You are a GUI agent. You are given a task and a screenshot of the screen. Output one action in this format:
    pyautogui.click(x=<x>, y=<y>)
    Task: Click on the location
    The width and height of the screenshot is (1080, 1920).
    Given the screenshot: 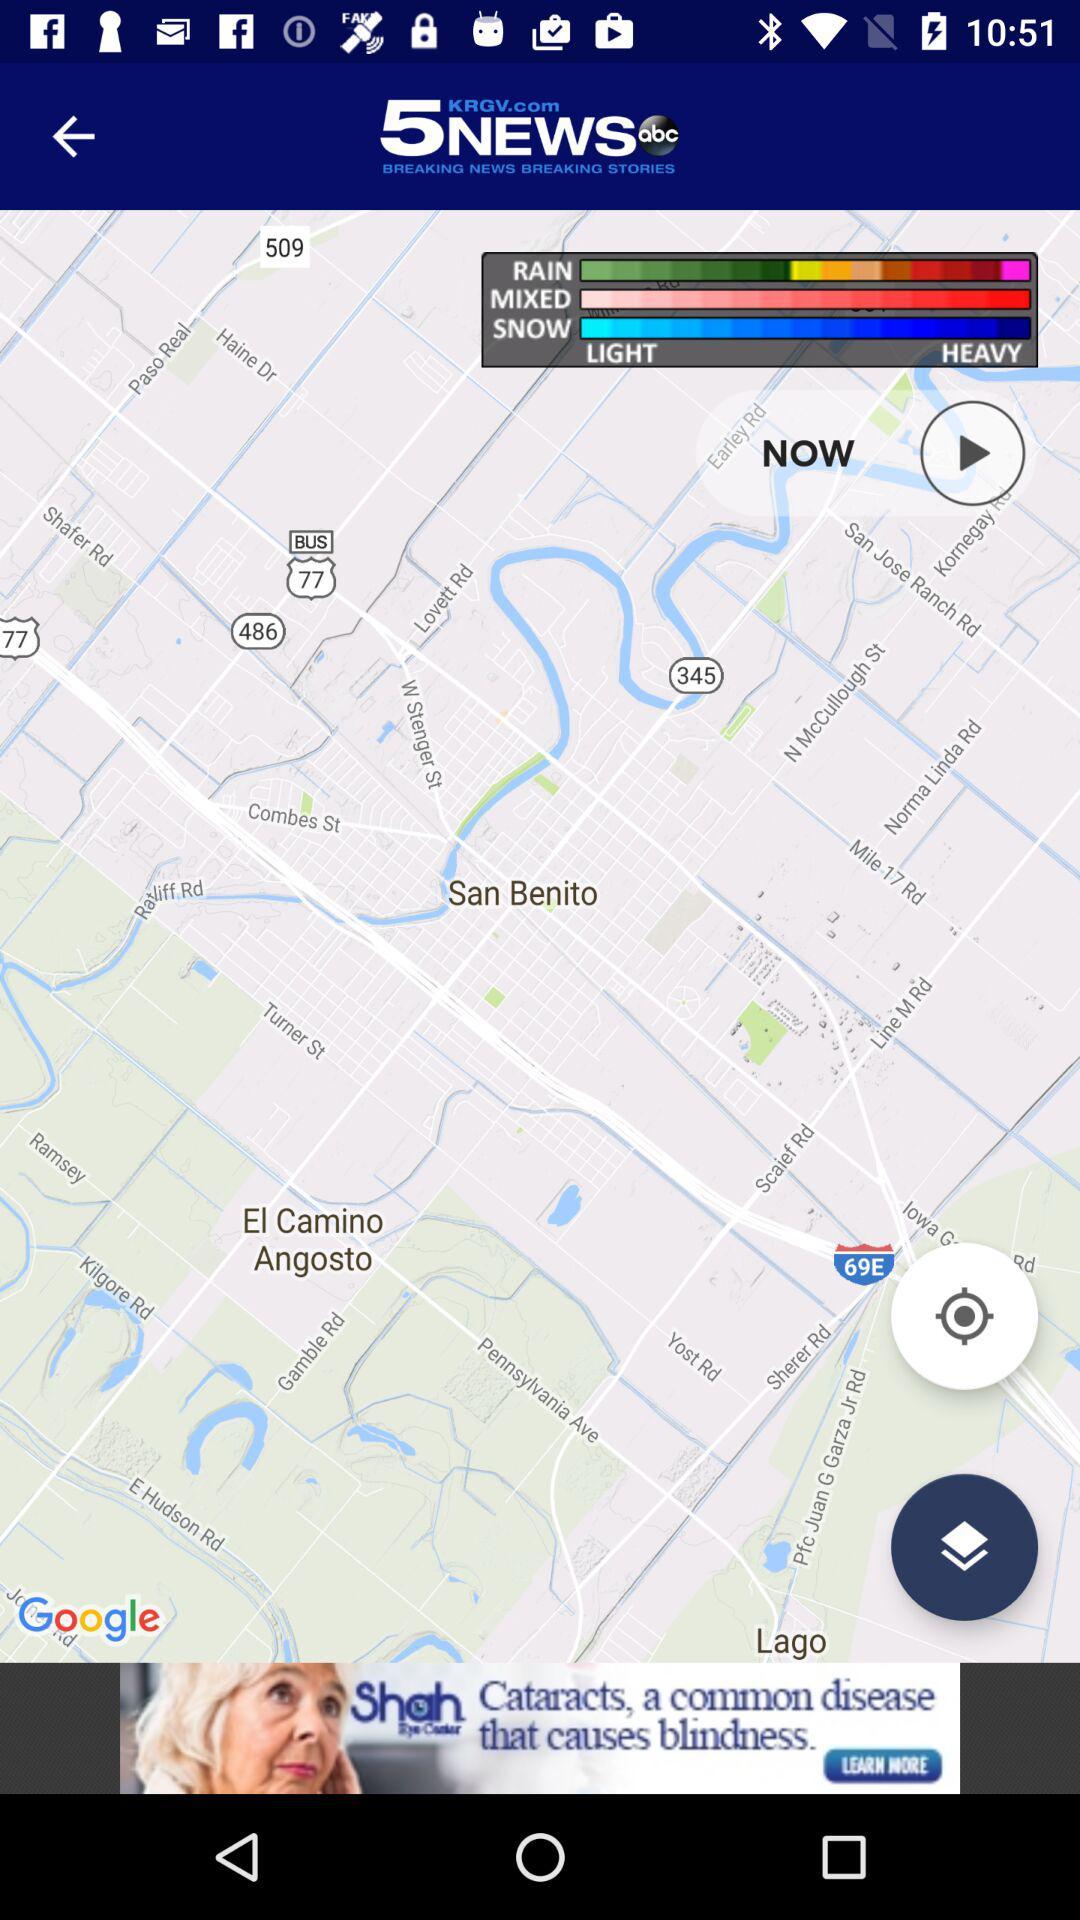 What is the action you would take?
    pyautogui.click(x=963, y=1316)
    